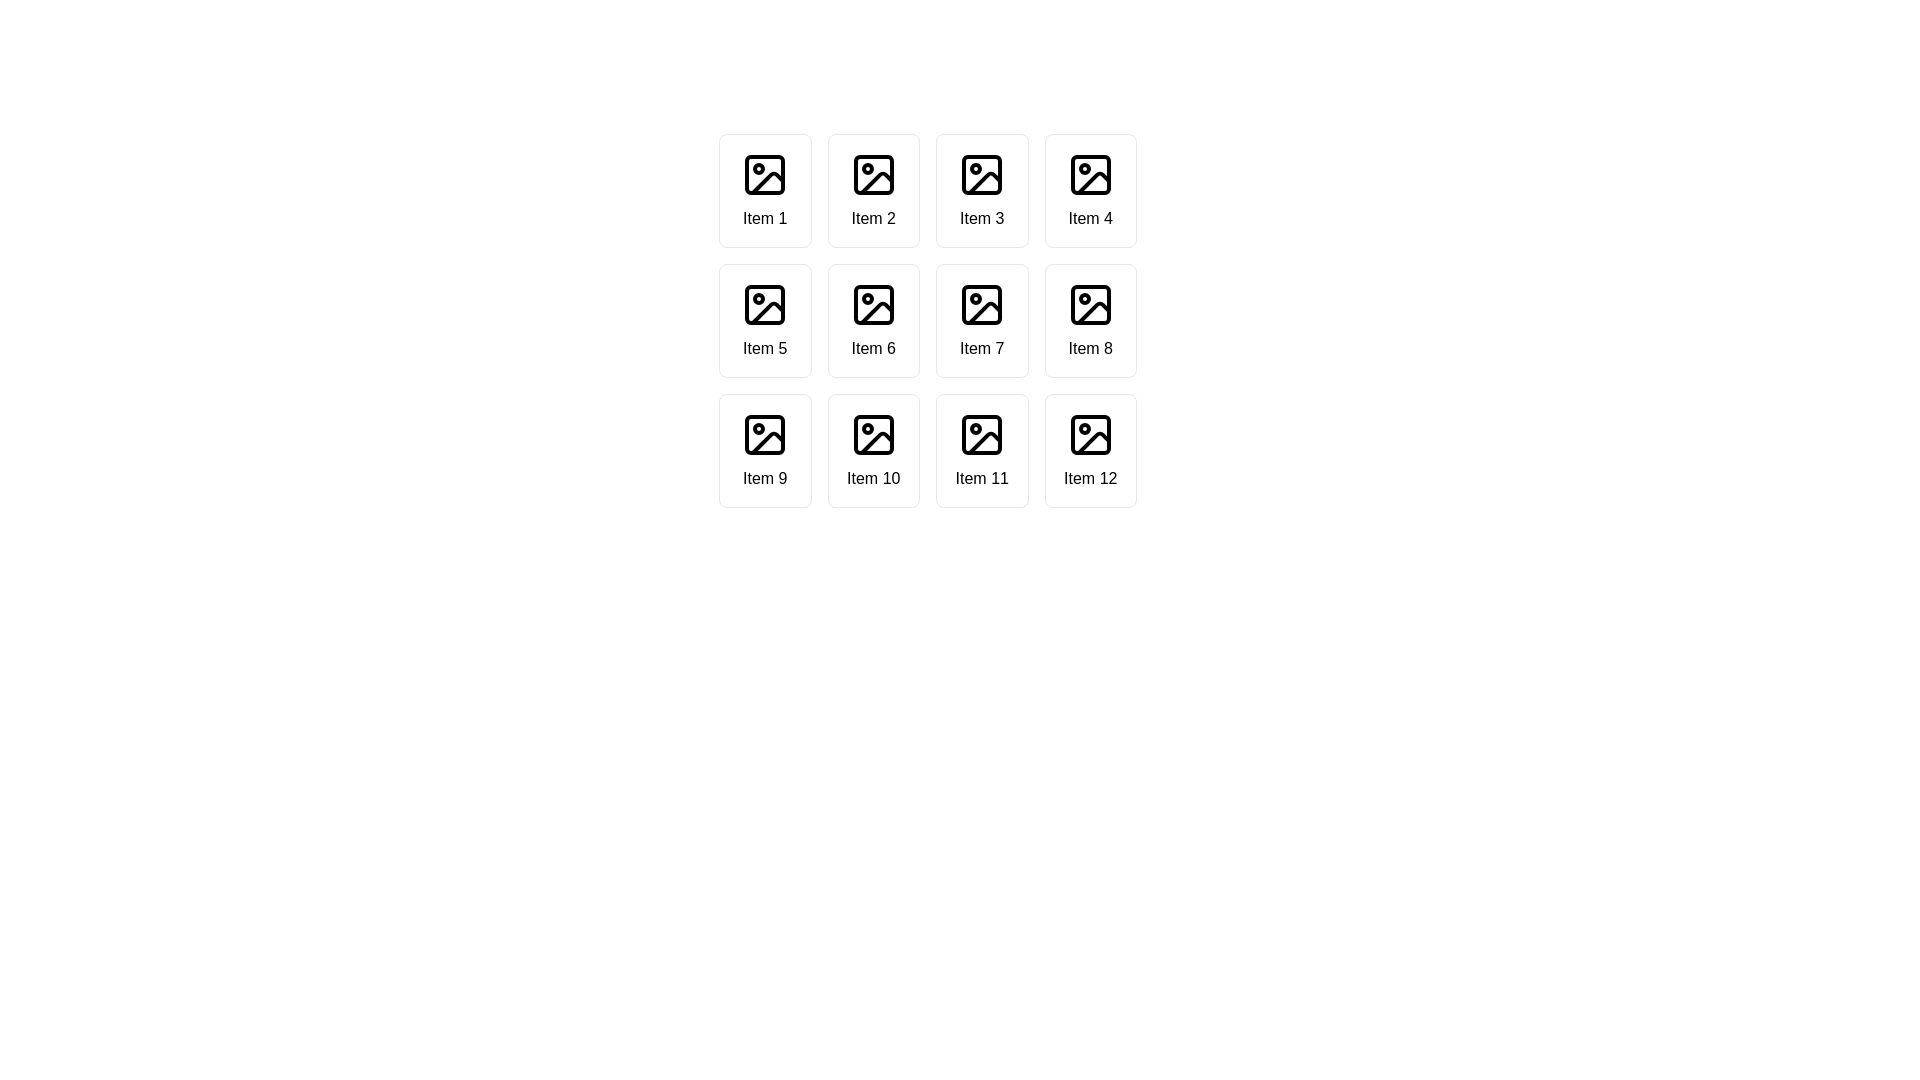 This screenshot has height=1080, width=1920. I want to click on the rectangular icon located in the grid cell labeled 'Item 8', which features rounded corners and internal graphics resembling a square and circle, so click(1089, 304).